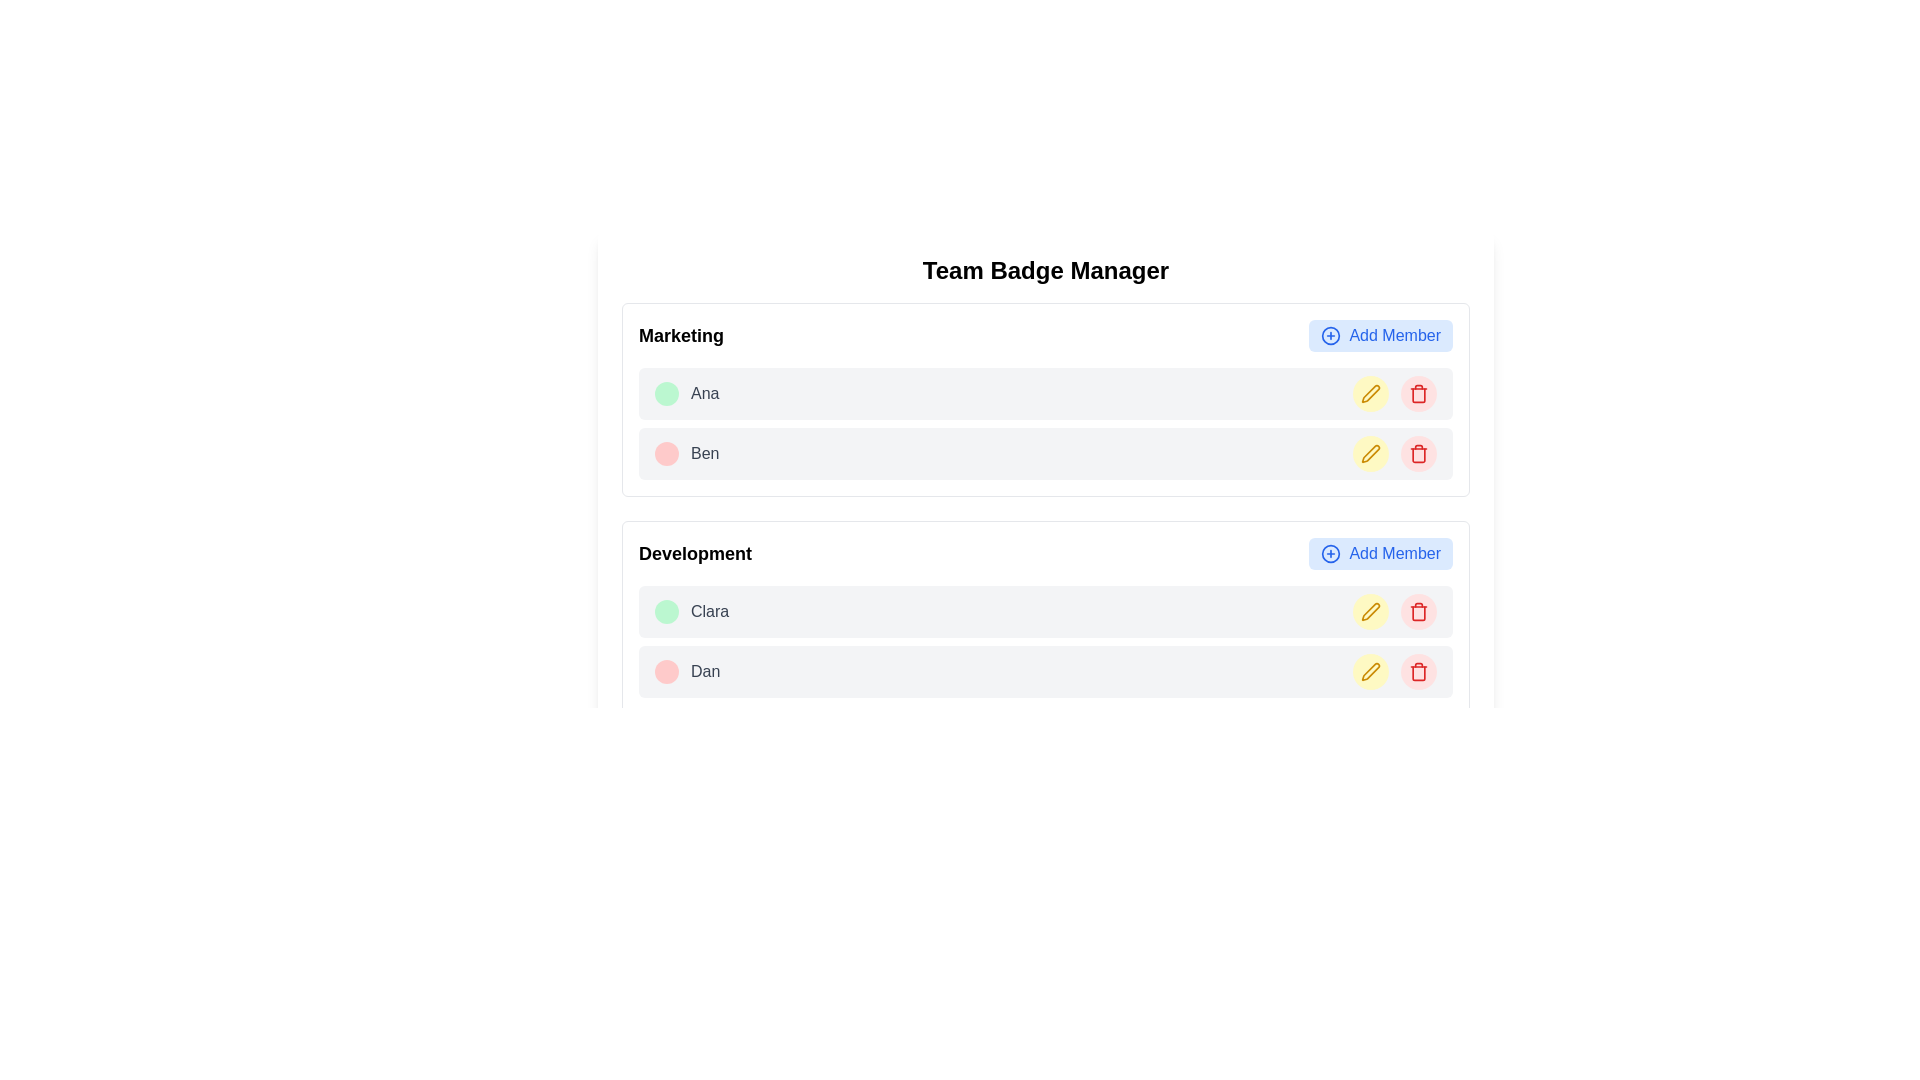  What do you see at coordinates (687, 454) in the screenshot?
I see `the Composite label containing 'Inactive' and 'Ben', which is the second item in the 'Marketing' group of the 'Team Badge Manager' UI` at bounding box center [687, 454].